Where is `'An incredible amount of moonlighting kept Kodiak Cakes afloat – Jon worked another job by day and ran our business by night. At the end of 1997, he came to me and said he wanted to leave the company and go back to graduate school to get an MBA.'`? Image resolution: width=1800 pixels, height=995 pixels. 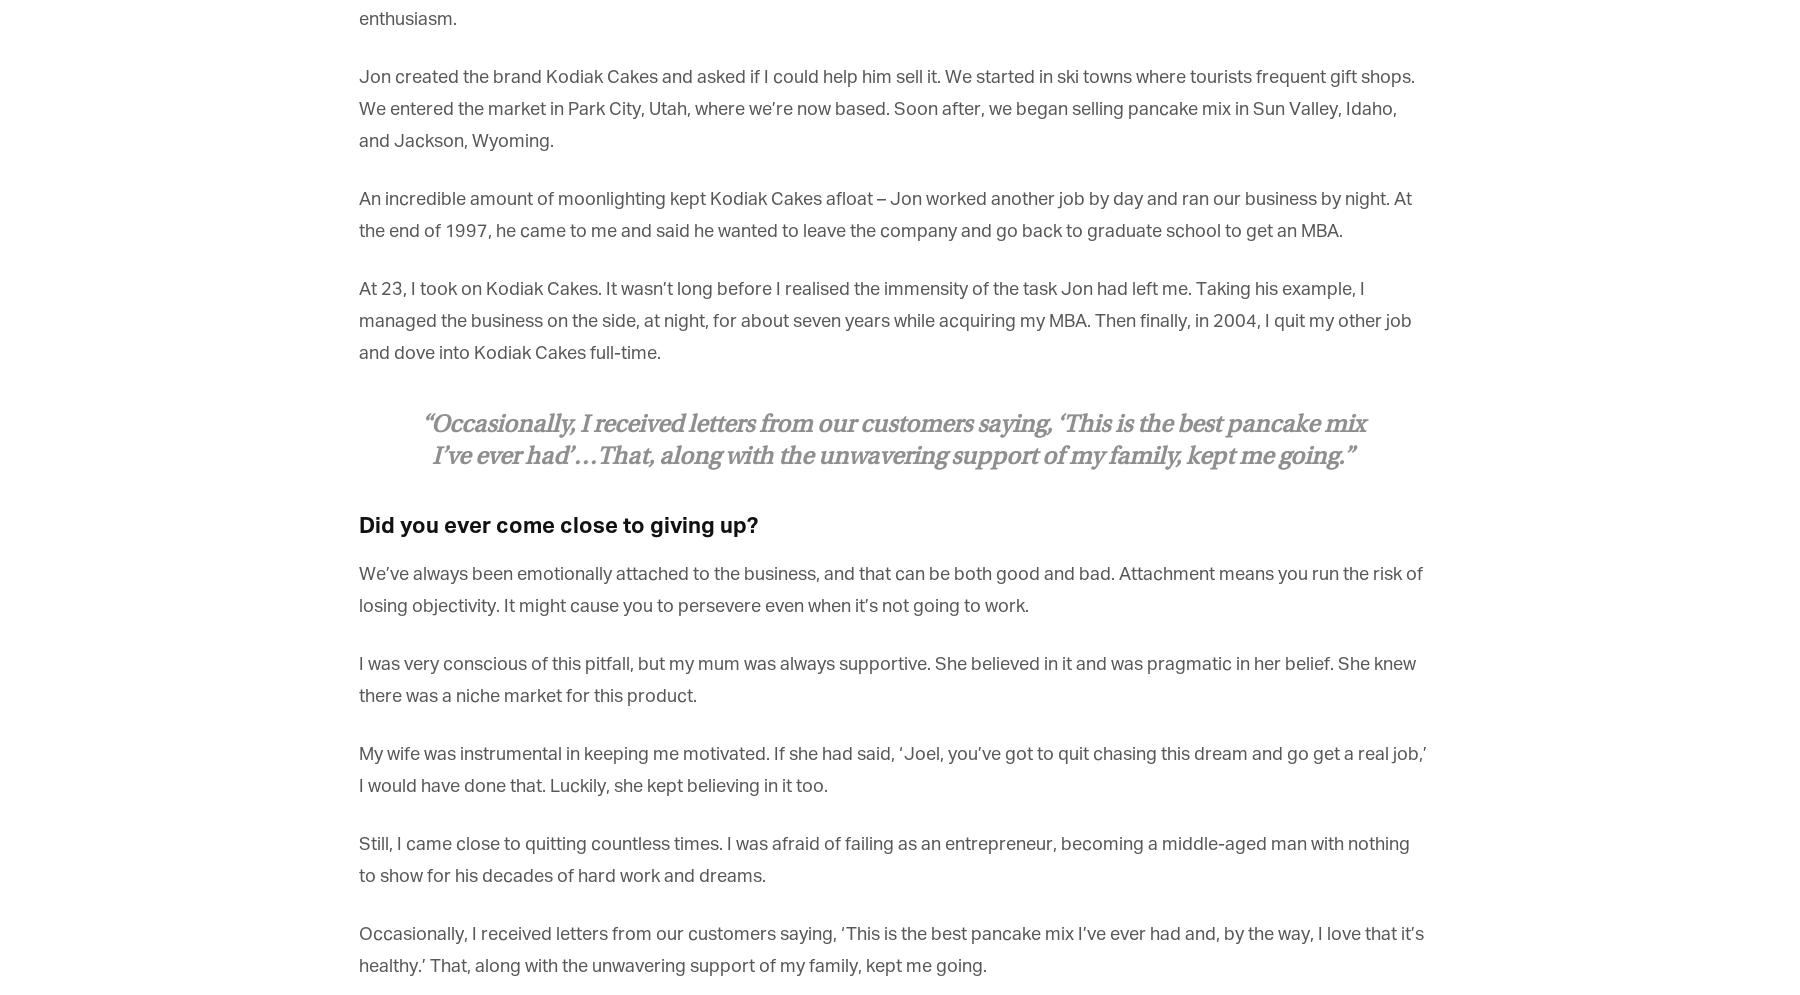
'An incredible amount of moonlighting kept Kodiak Cakes afloat – Jon worked another job by day and ran our business by night. At the end of 1997, he came to me and said he wanted to leave the company and go back to graduate school to get an MBA.' is located at coordinates (358, 215).